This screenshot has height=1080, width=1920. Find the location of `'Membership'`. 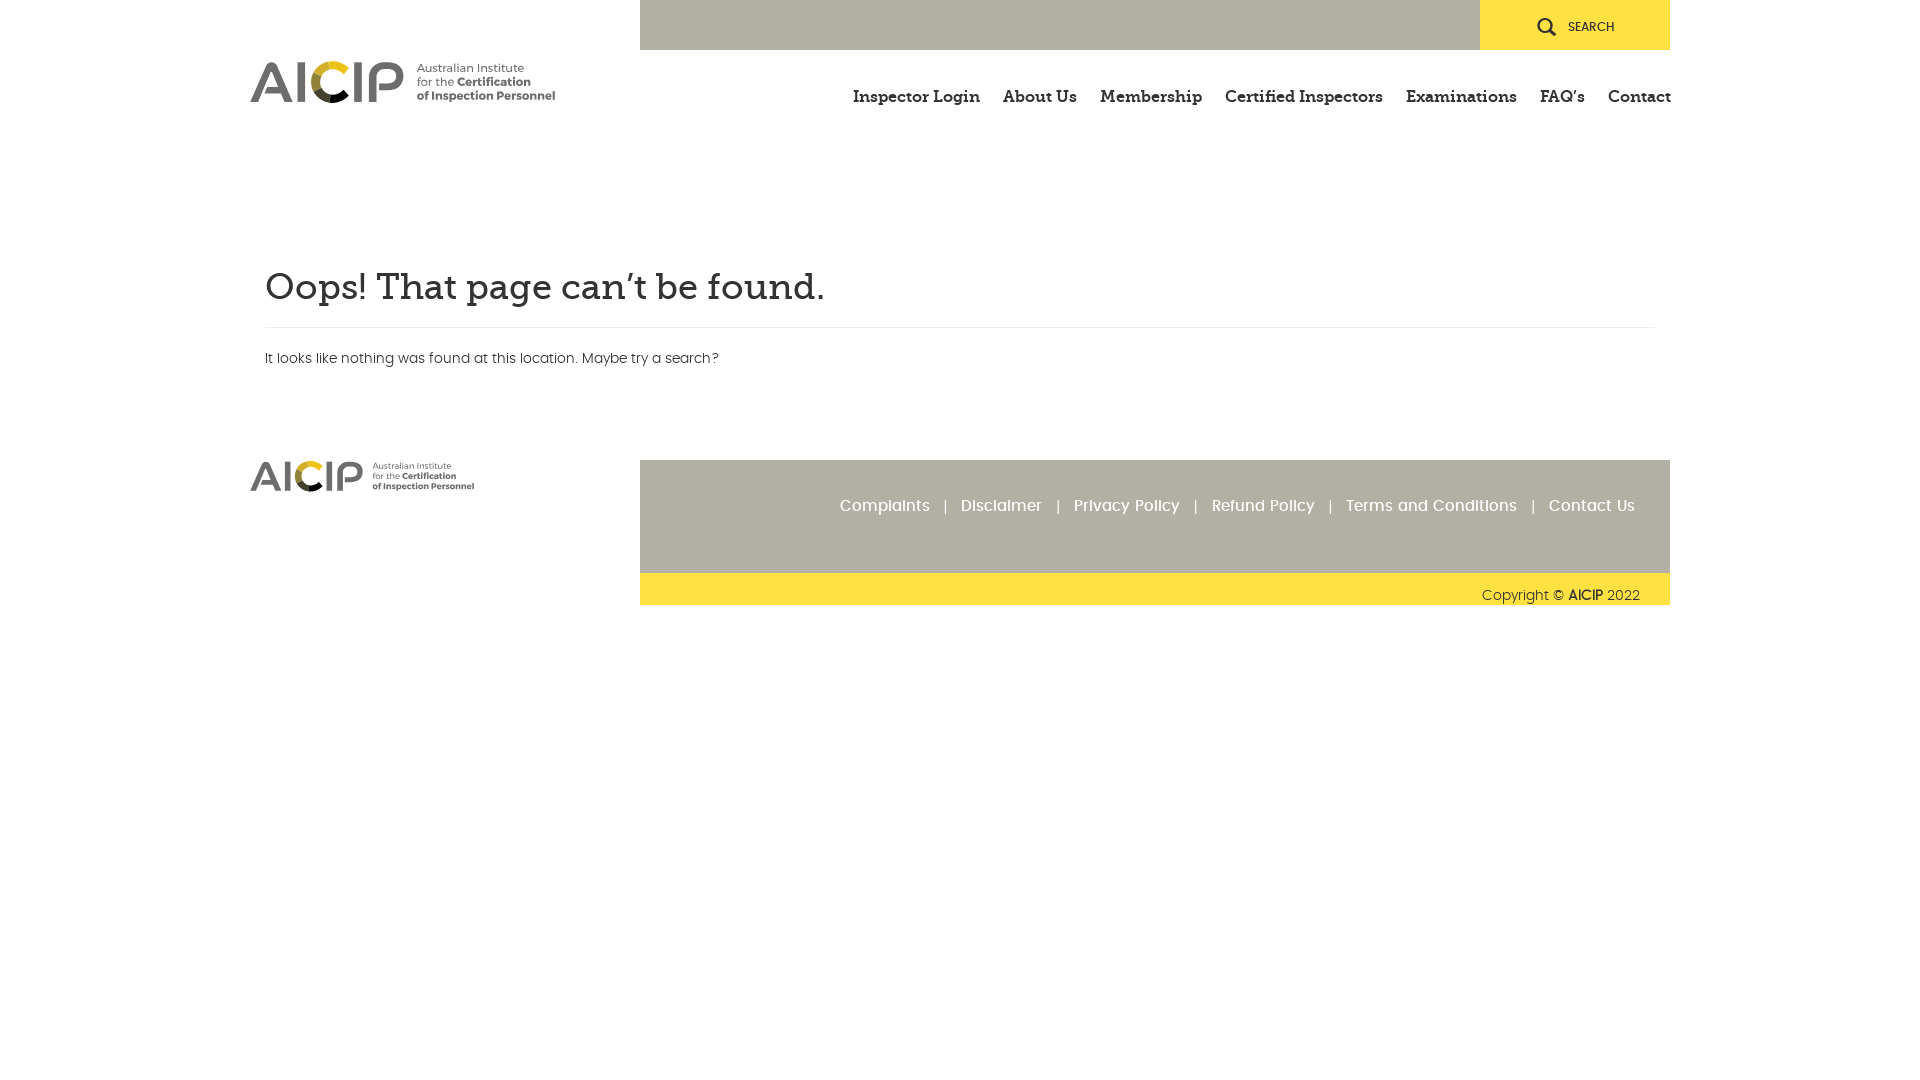

'Membership' is located at coordinates (1151, 85).